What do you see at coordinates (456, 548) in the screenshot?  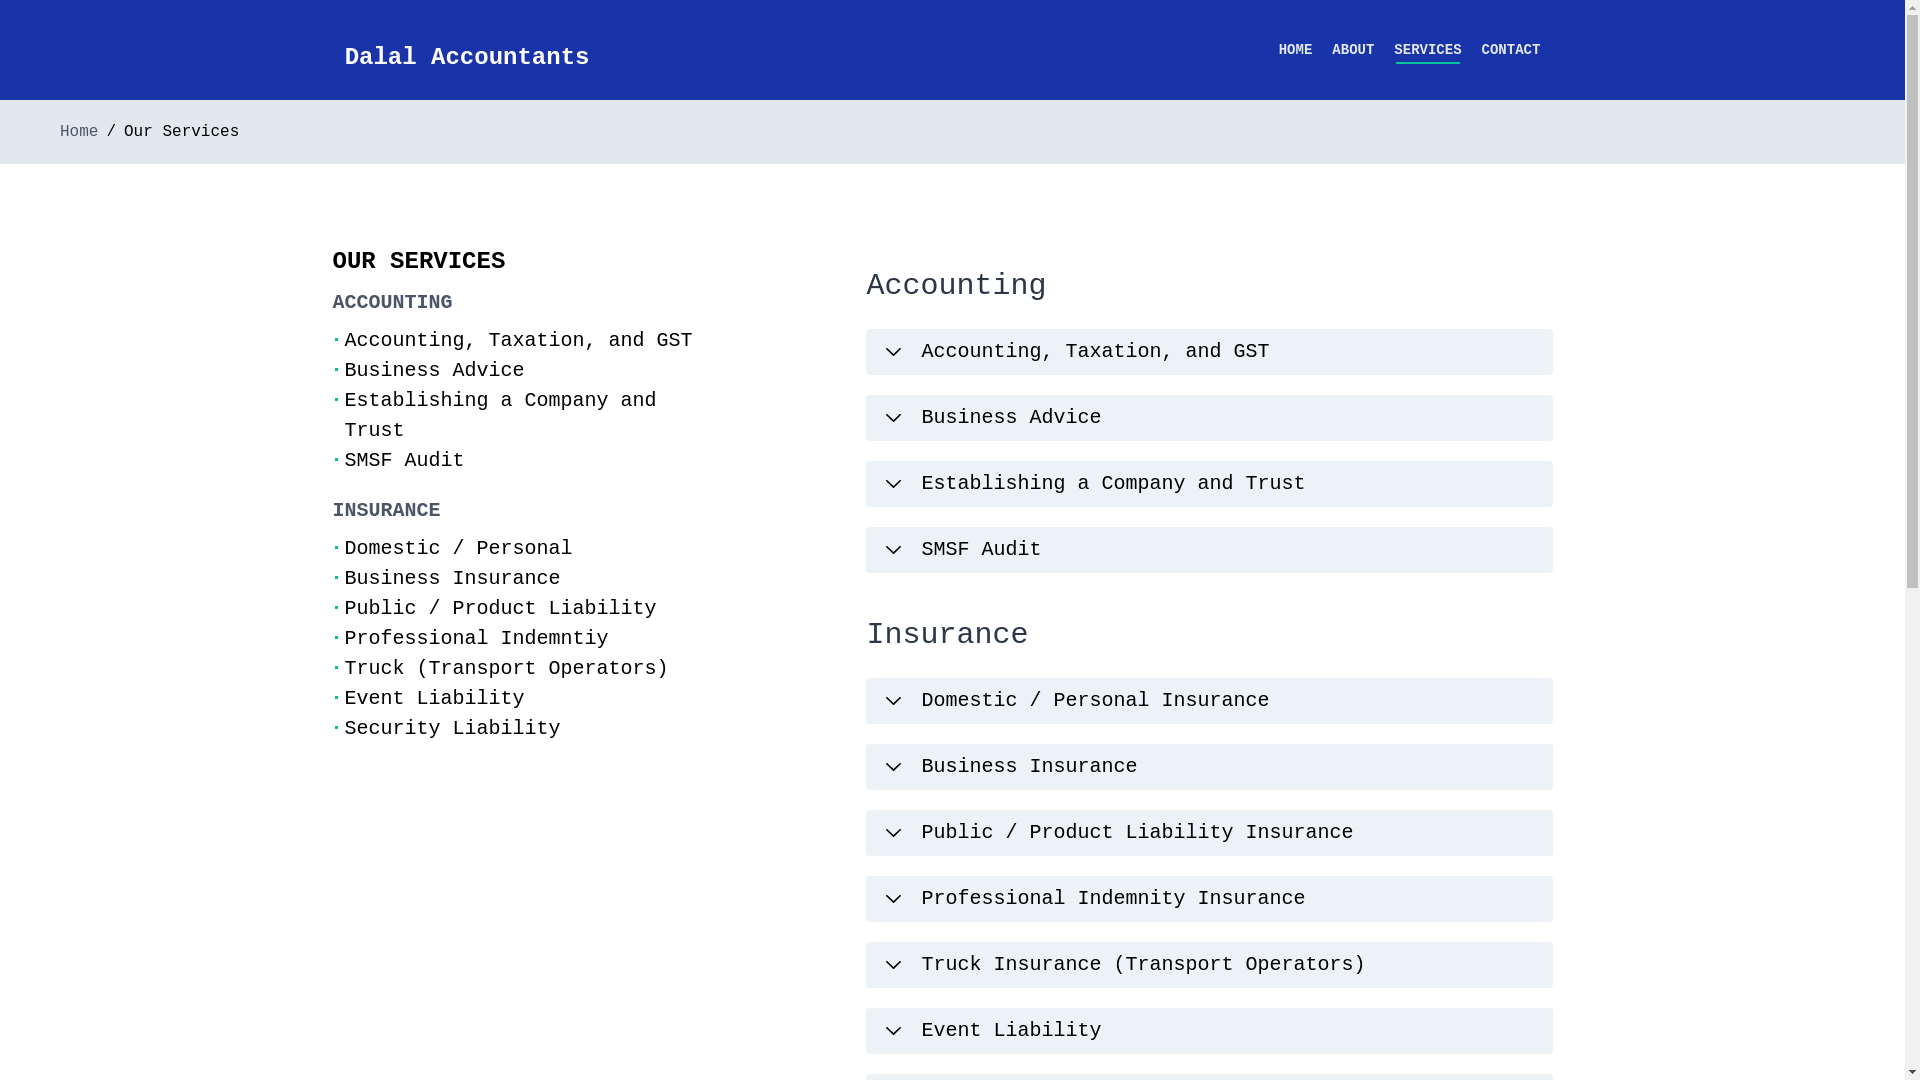 I see `'Domestic / Personal'` at bounding box center [456, 548].